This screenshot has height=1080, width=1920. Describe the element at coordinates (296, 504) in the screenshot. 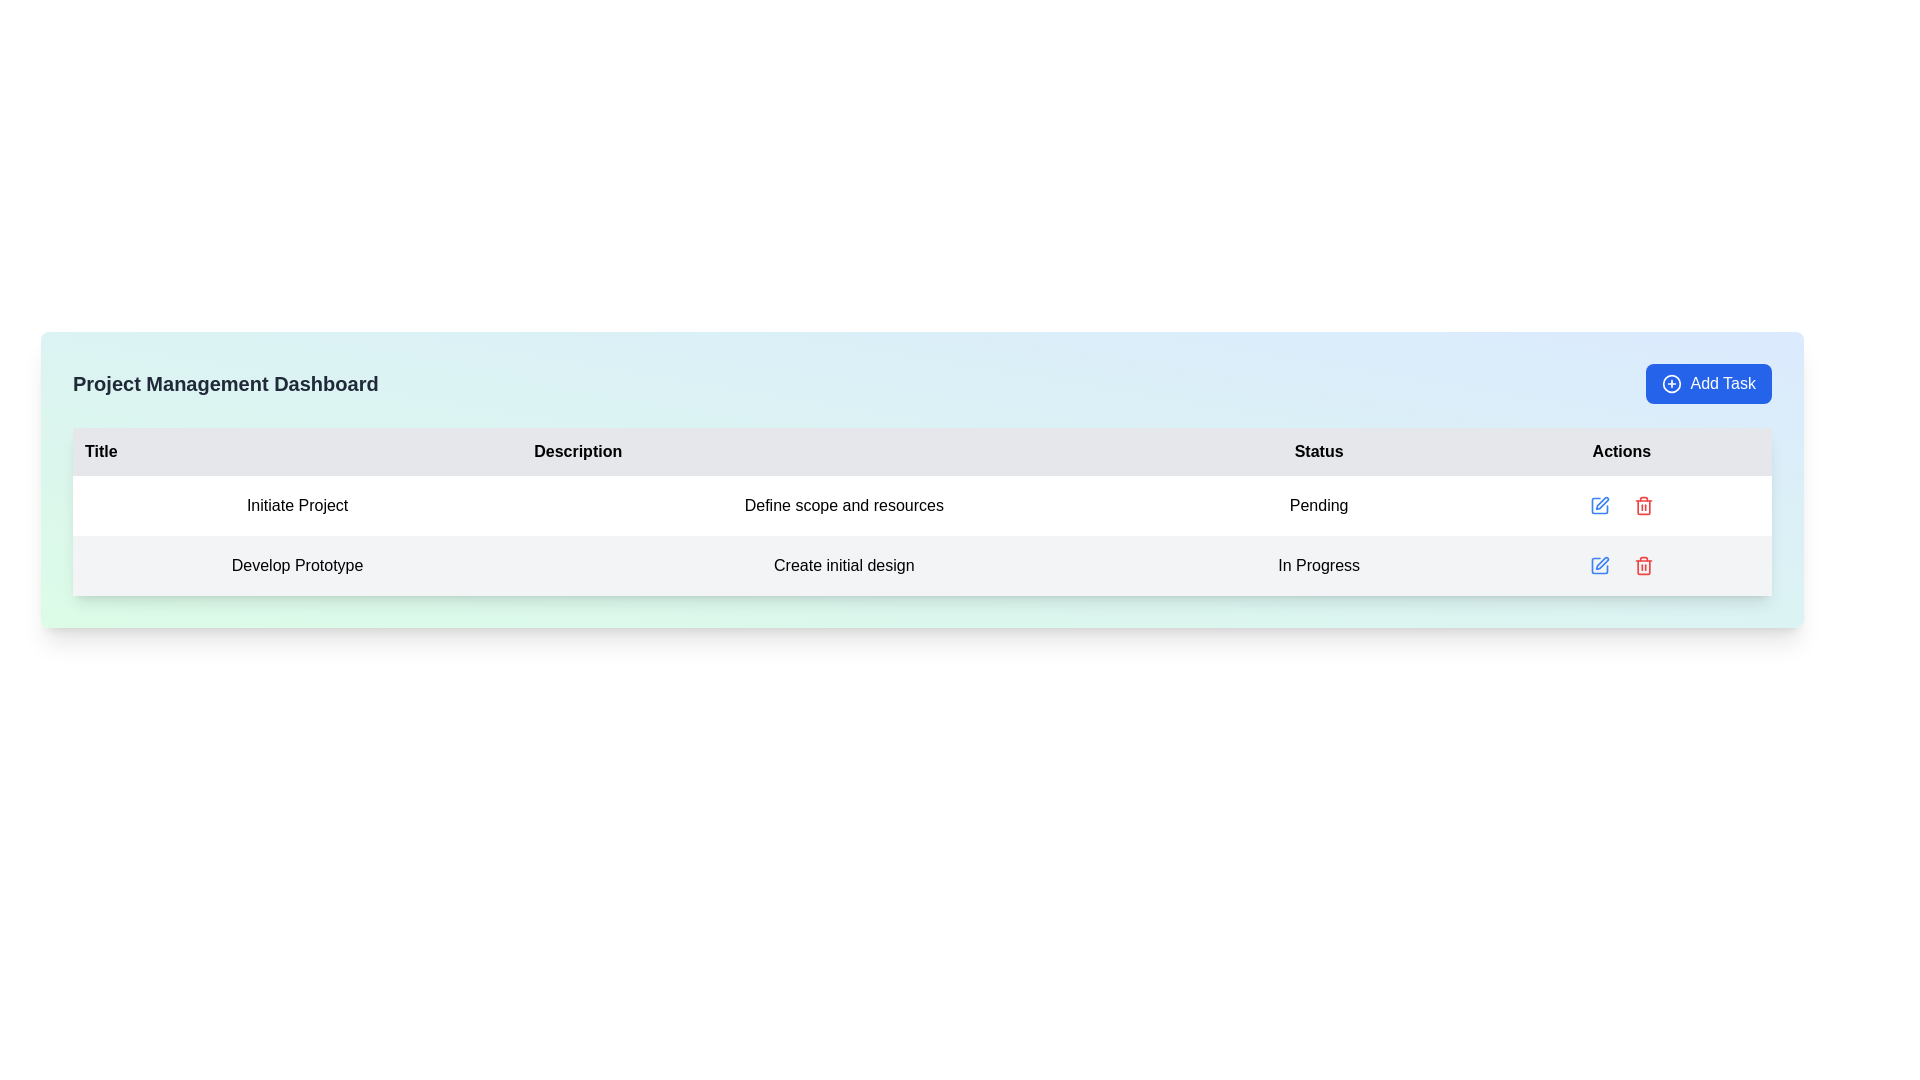

I see `the text label displaying 'Initiate Project' in bold, black font, which is the first element in the 'Title' column of the table` at that location.